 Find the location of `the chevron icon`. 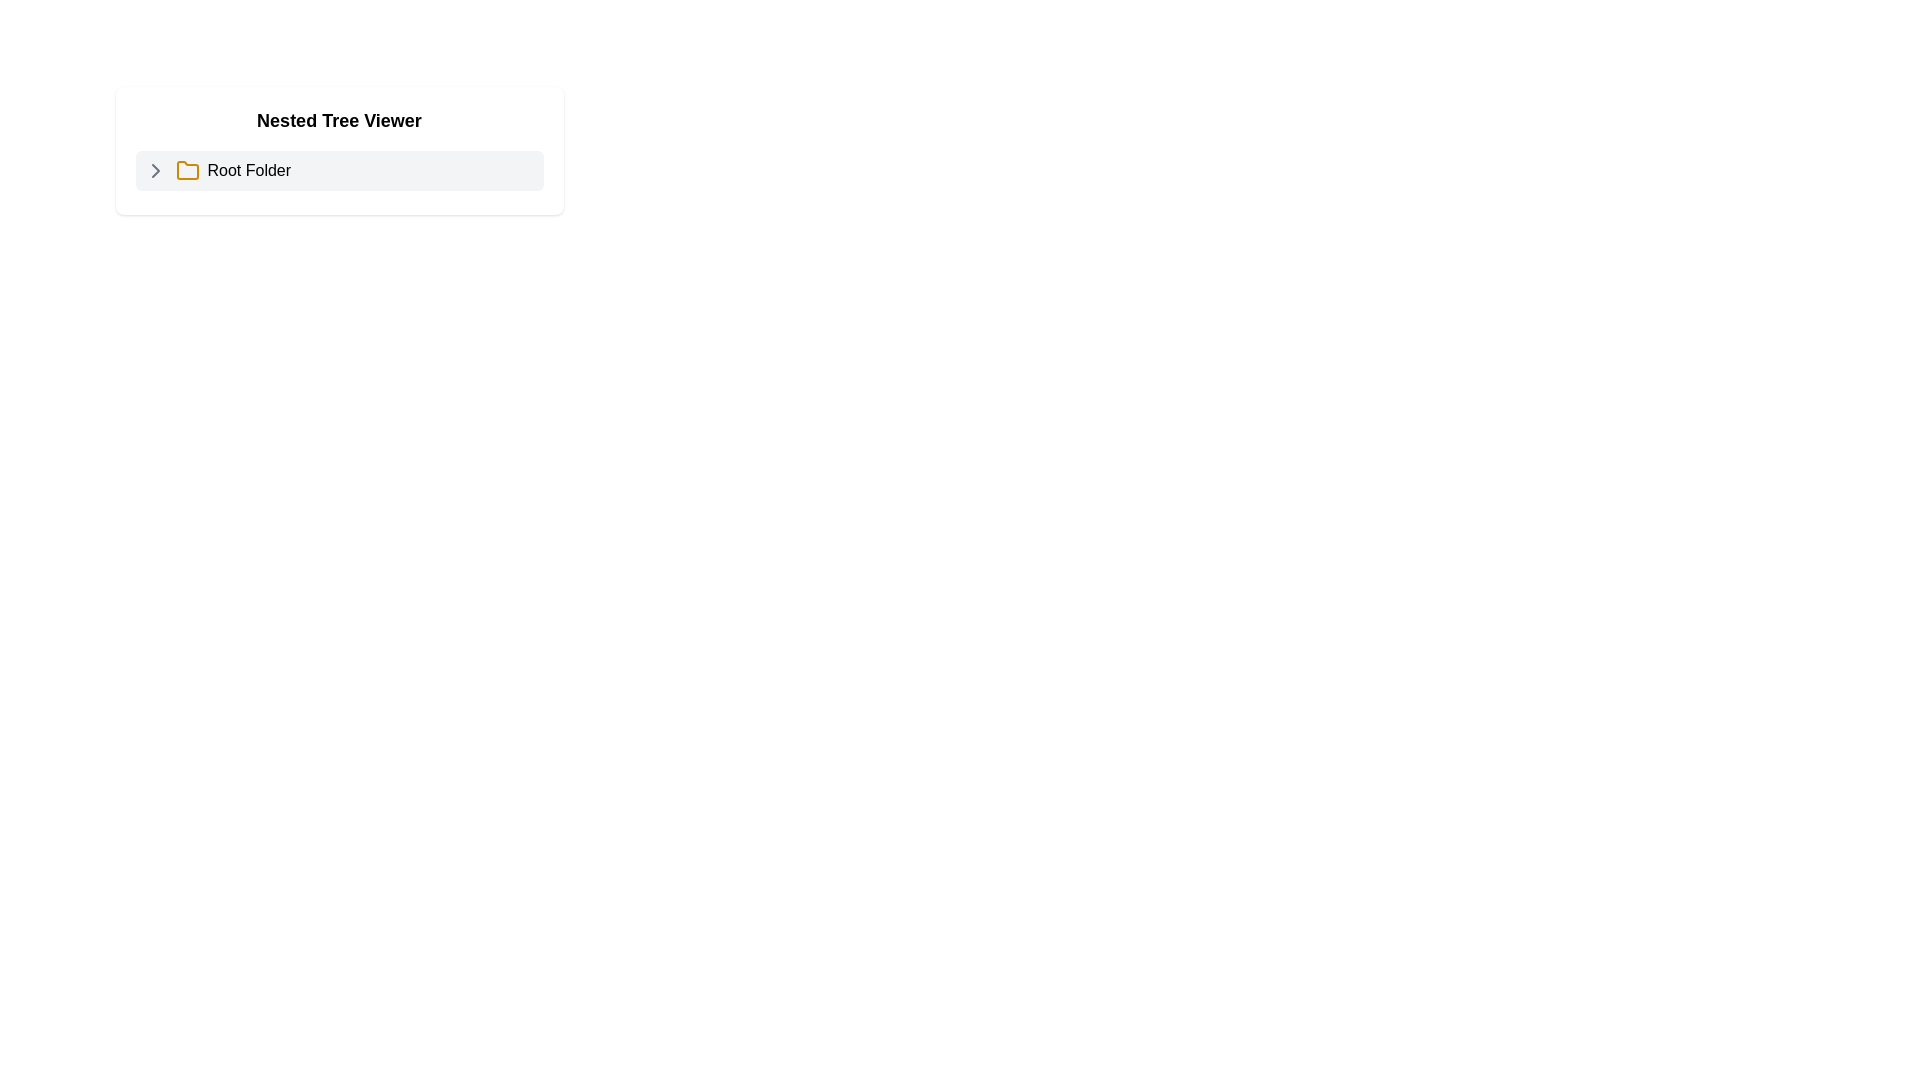

the chevron icon is located at coordinates (154, 169).